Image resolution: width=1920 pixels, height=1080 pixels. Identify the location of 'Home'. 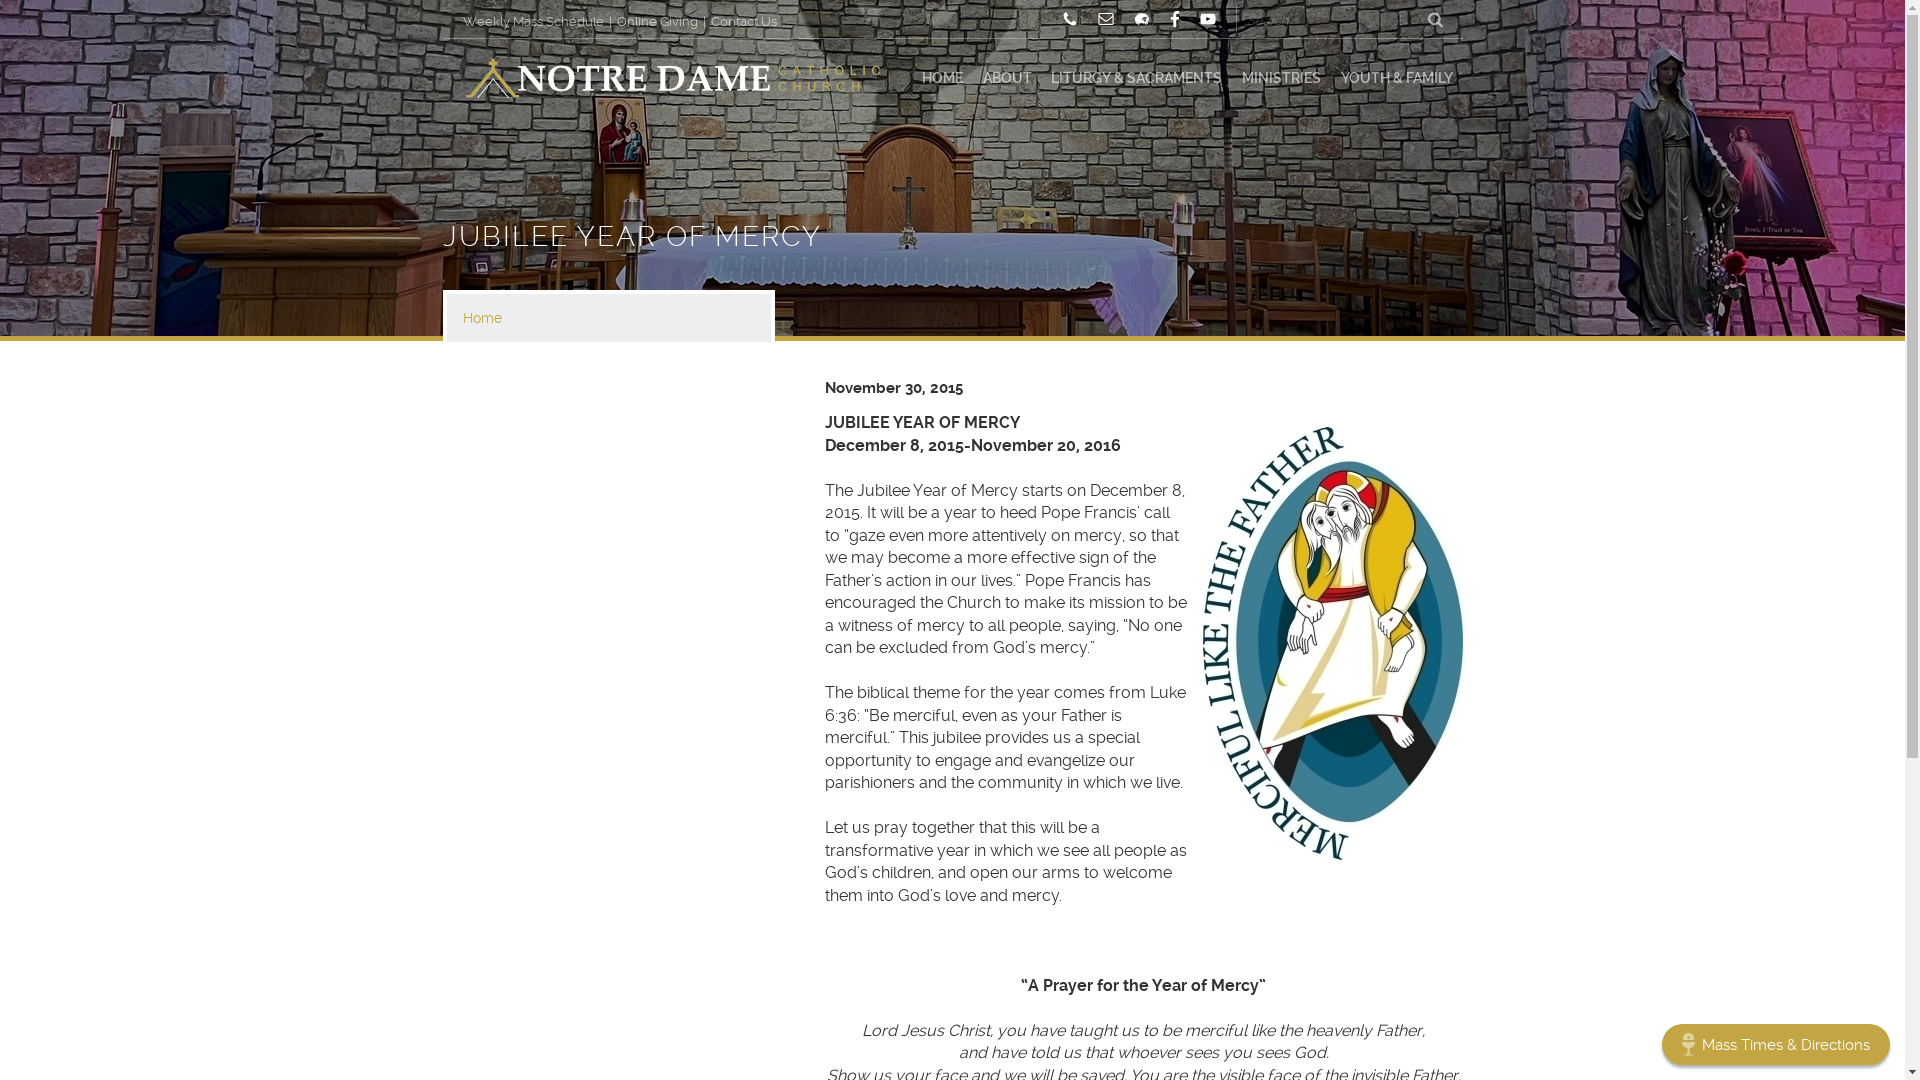
(607, 316).